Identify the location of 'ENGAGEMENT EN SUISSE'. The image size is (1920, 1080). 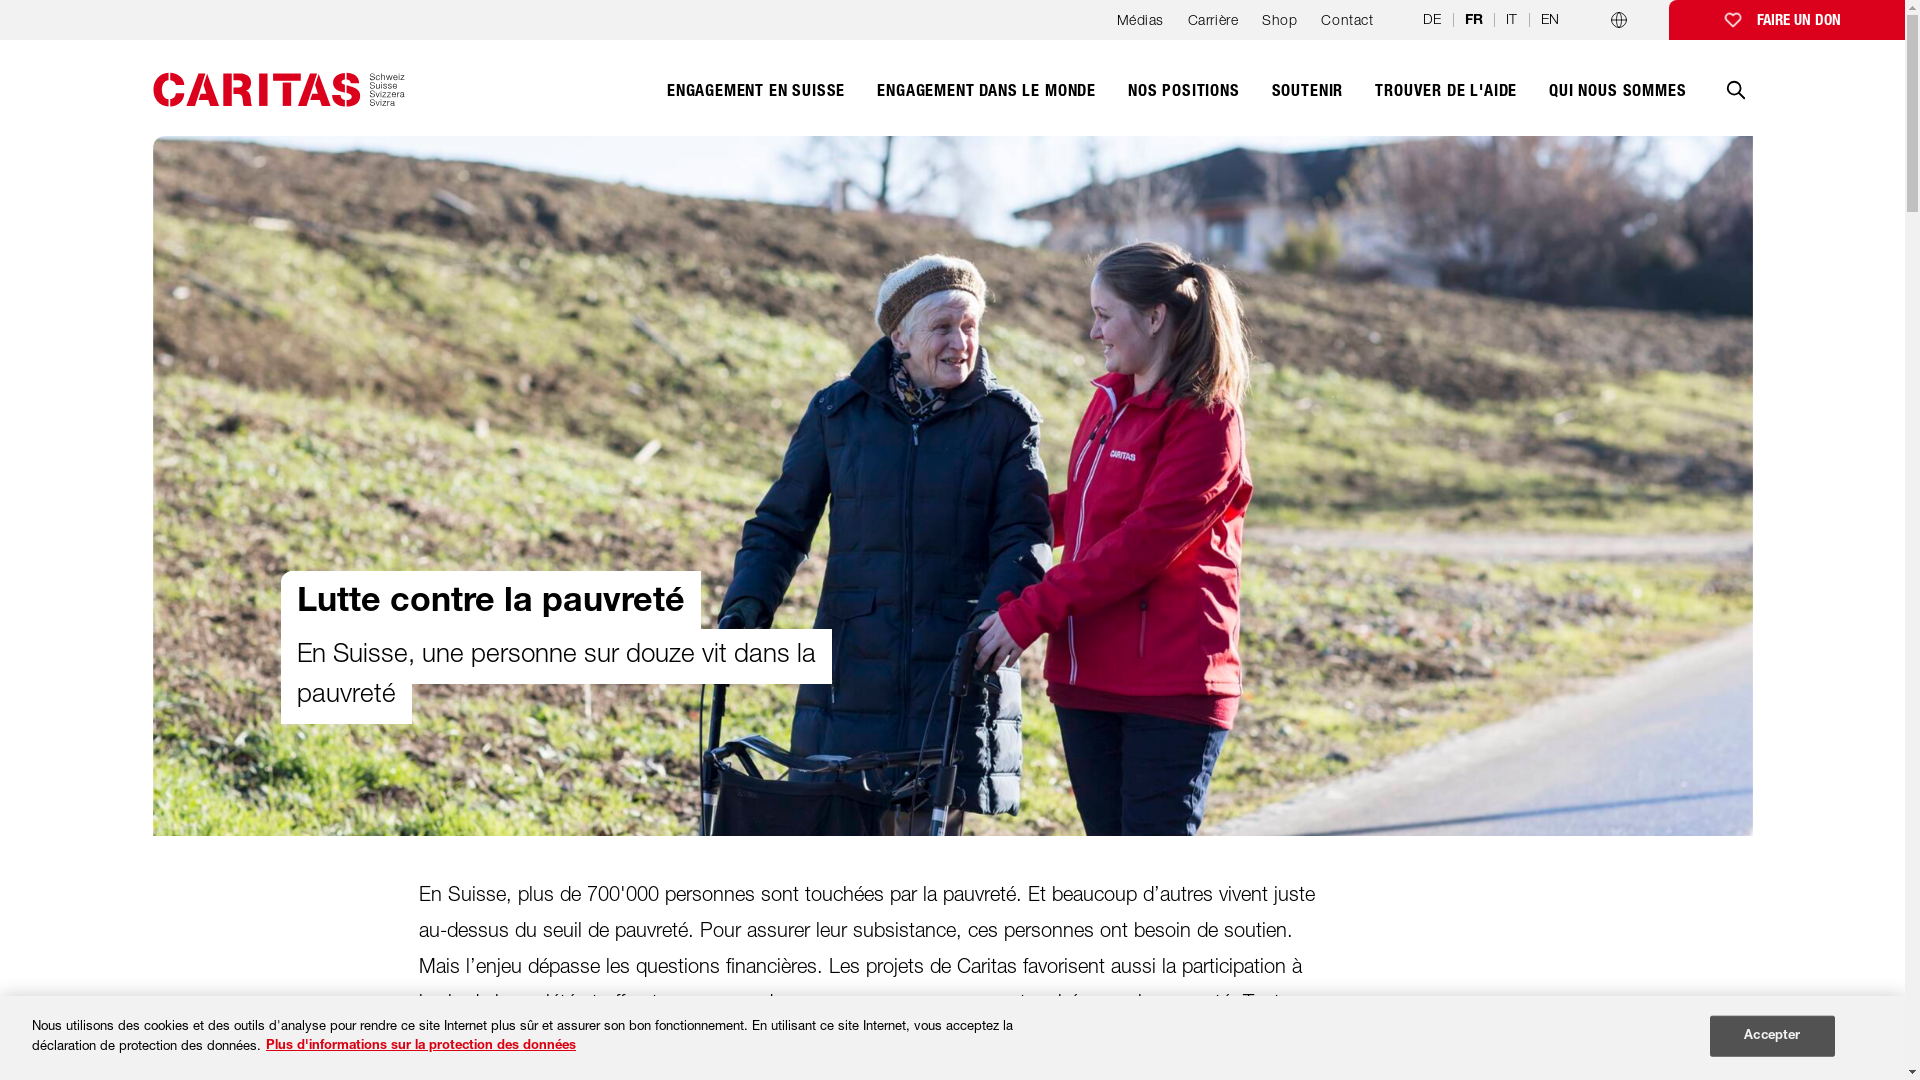
(755, 101).